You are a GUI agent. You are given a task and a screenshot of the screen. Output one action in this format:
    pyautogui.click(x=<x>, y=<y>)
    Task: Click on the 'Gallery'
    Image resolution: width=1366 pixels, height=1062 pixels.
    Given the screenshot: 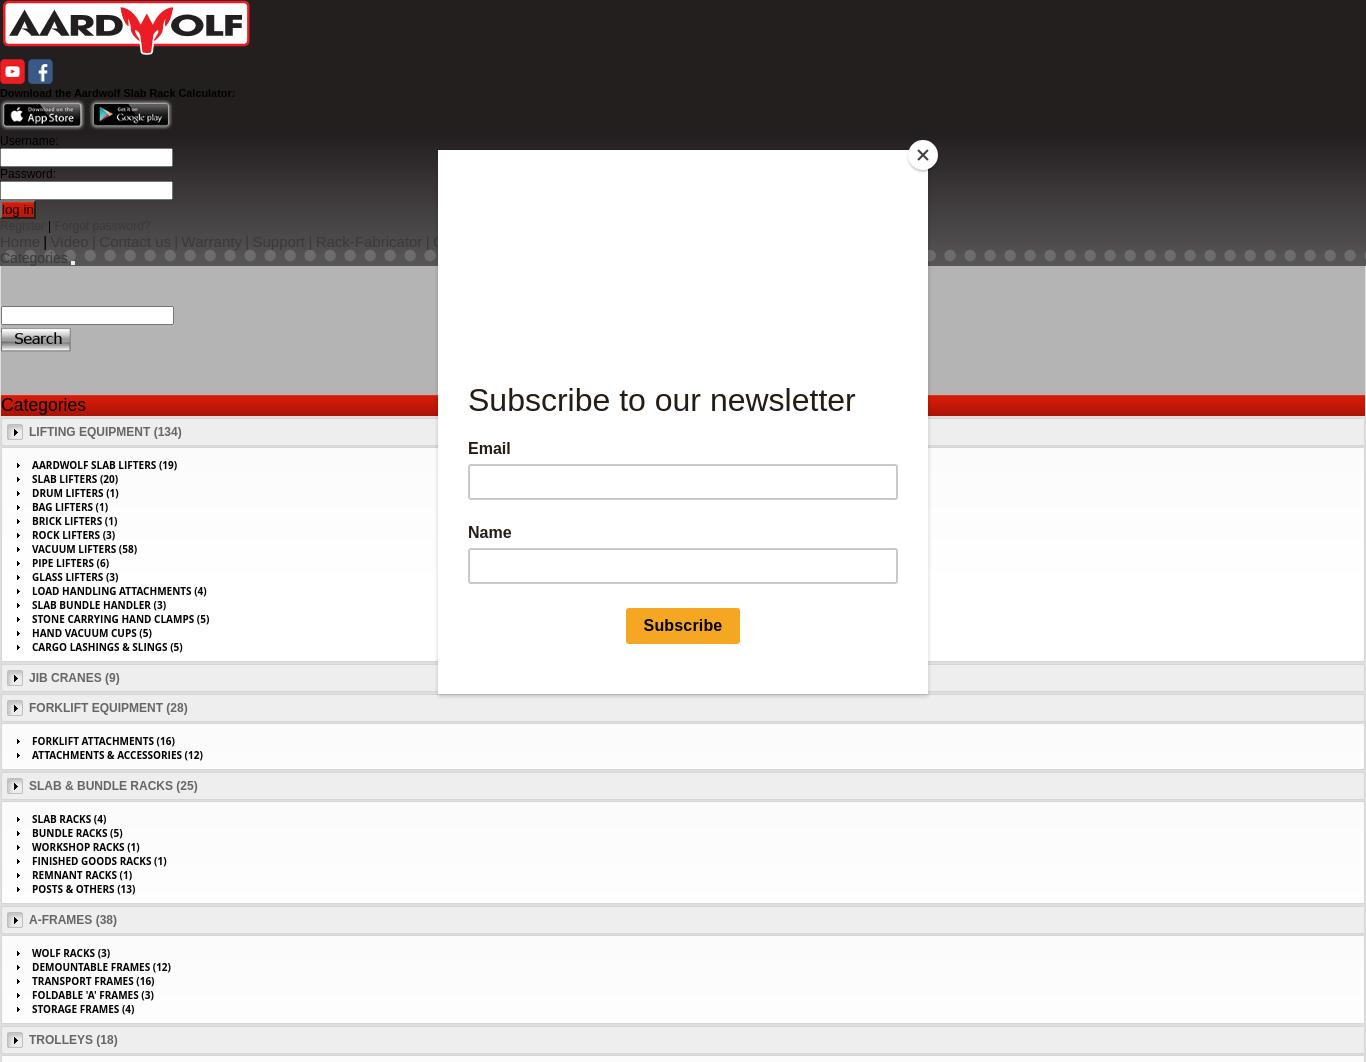 What is the action you would take?
    pyautogui.click(x=454, y=241)
    